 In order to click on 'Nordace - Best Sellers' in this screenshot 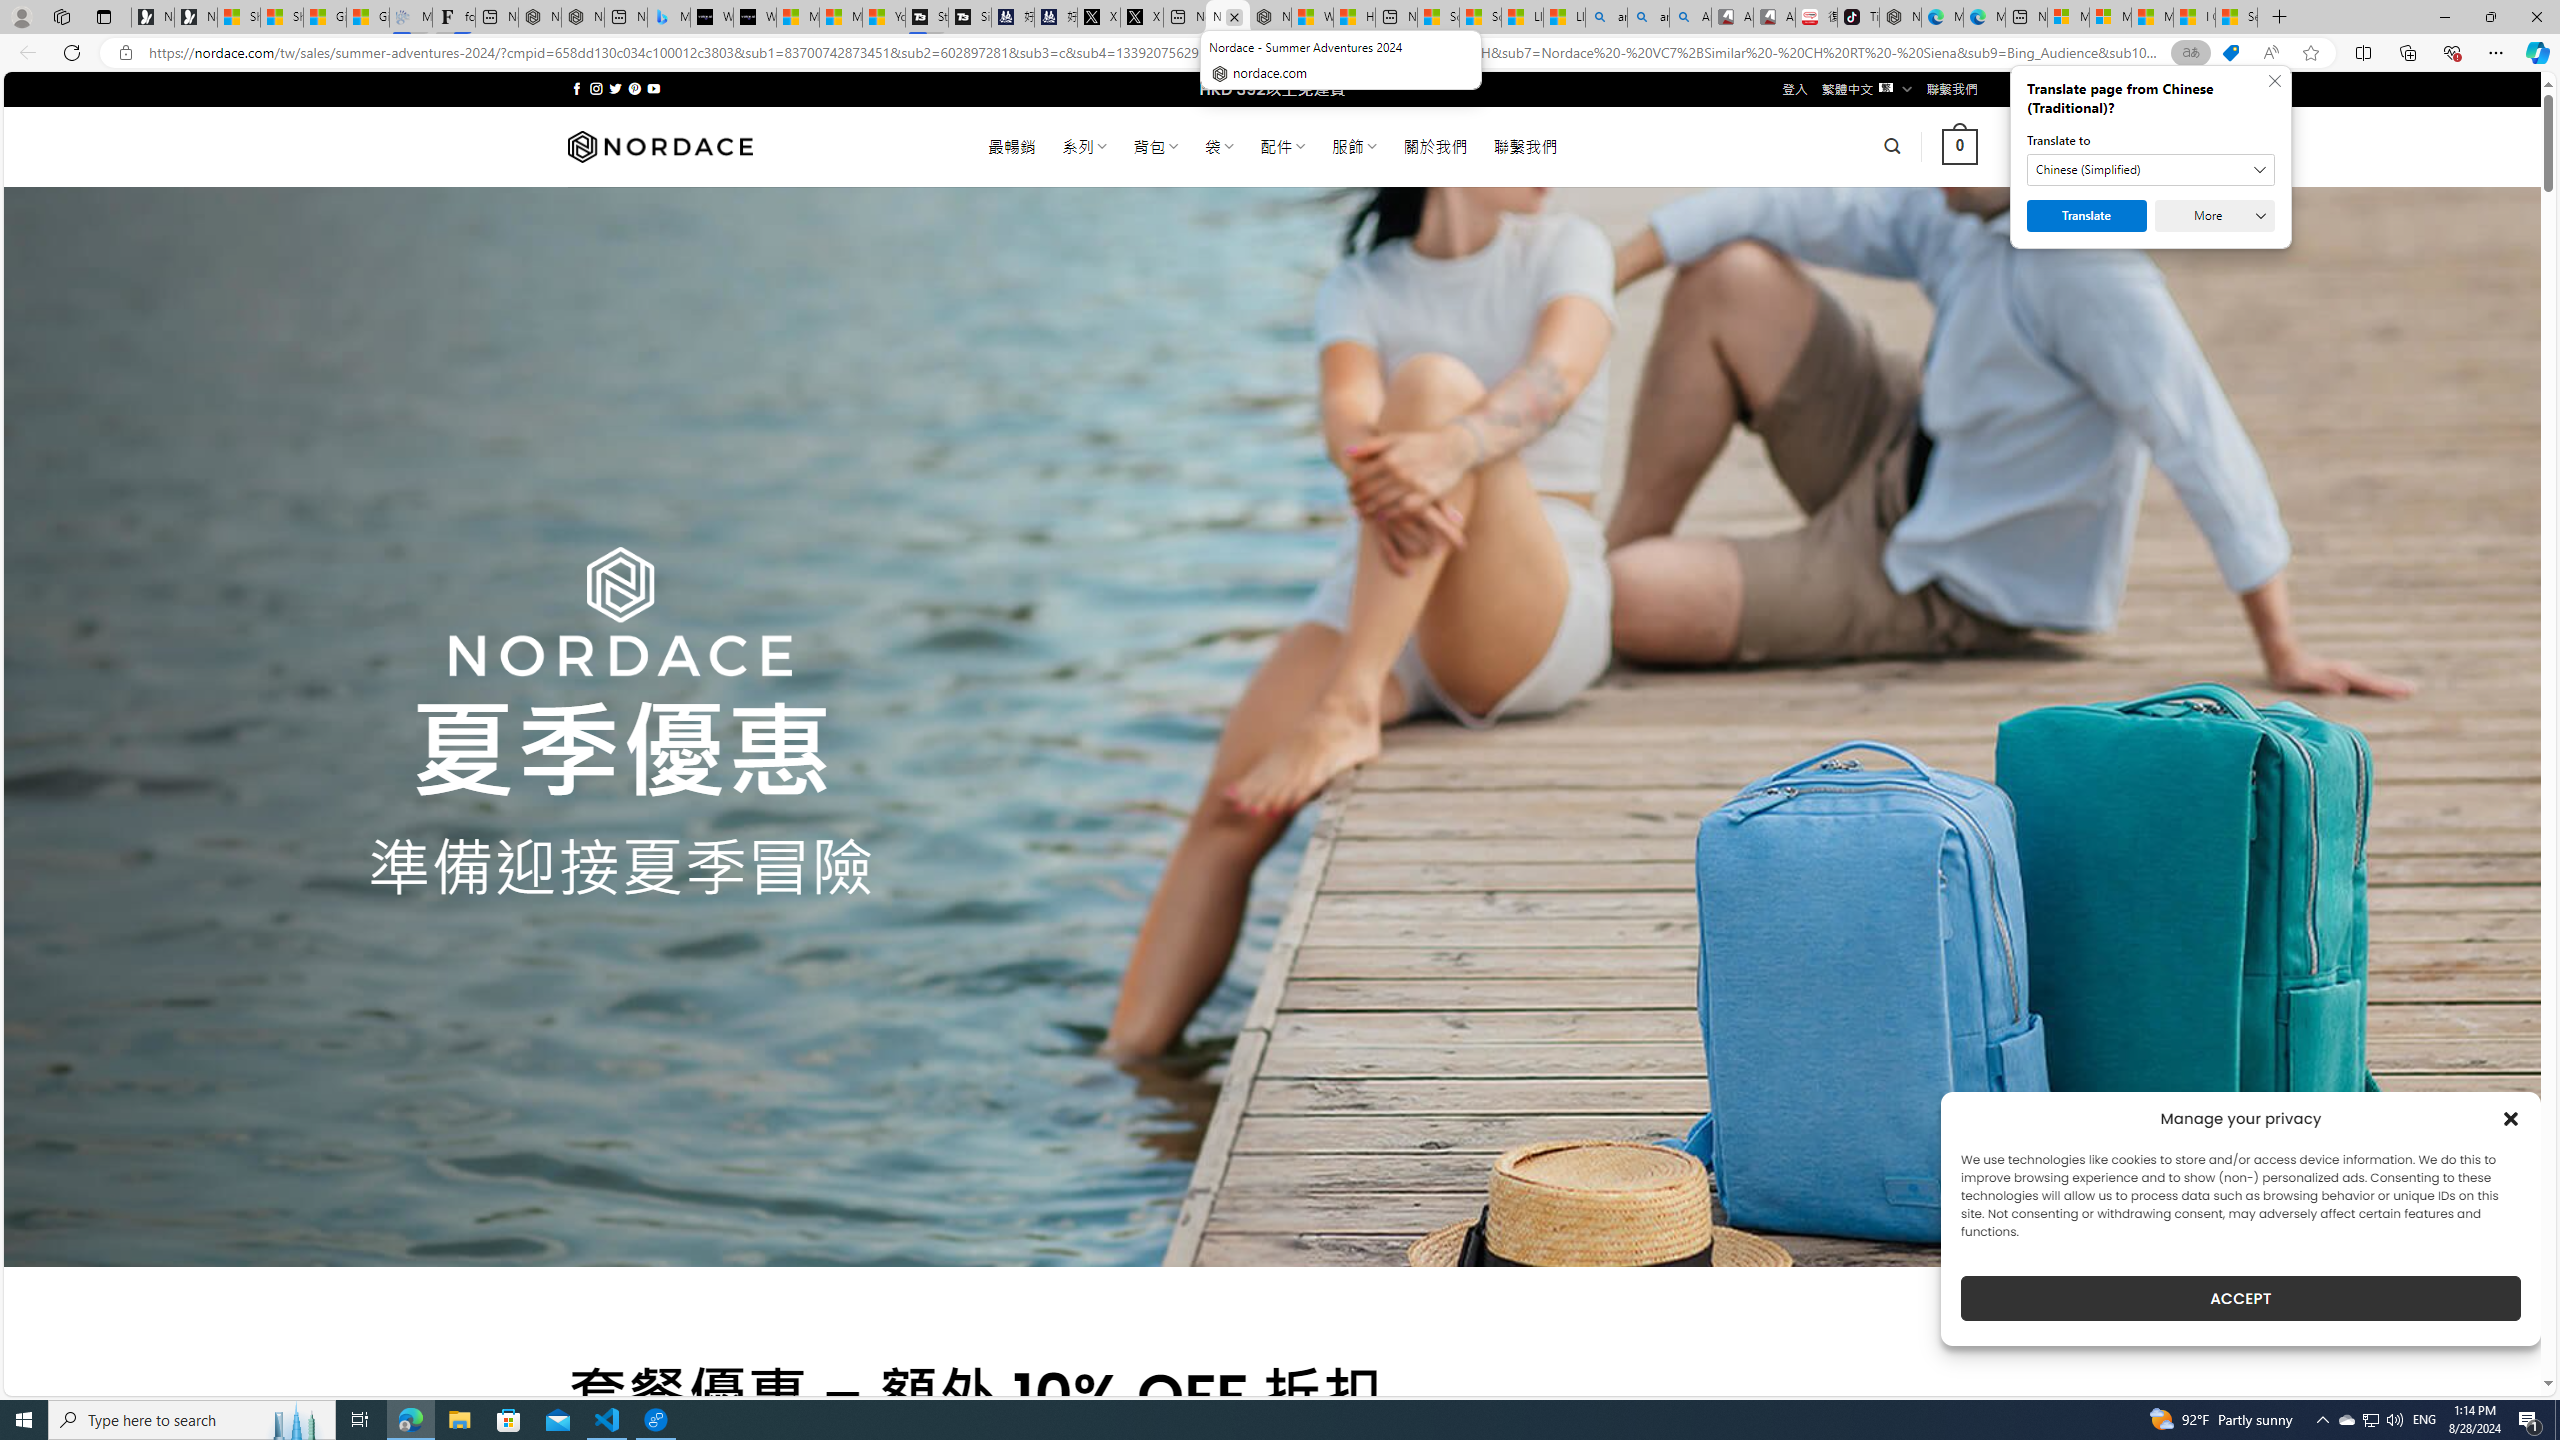, I will do `click(1899, 16)`.